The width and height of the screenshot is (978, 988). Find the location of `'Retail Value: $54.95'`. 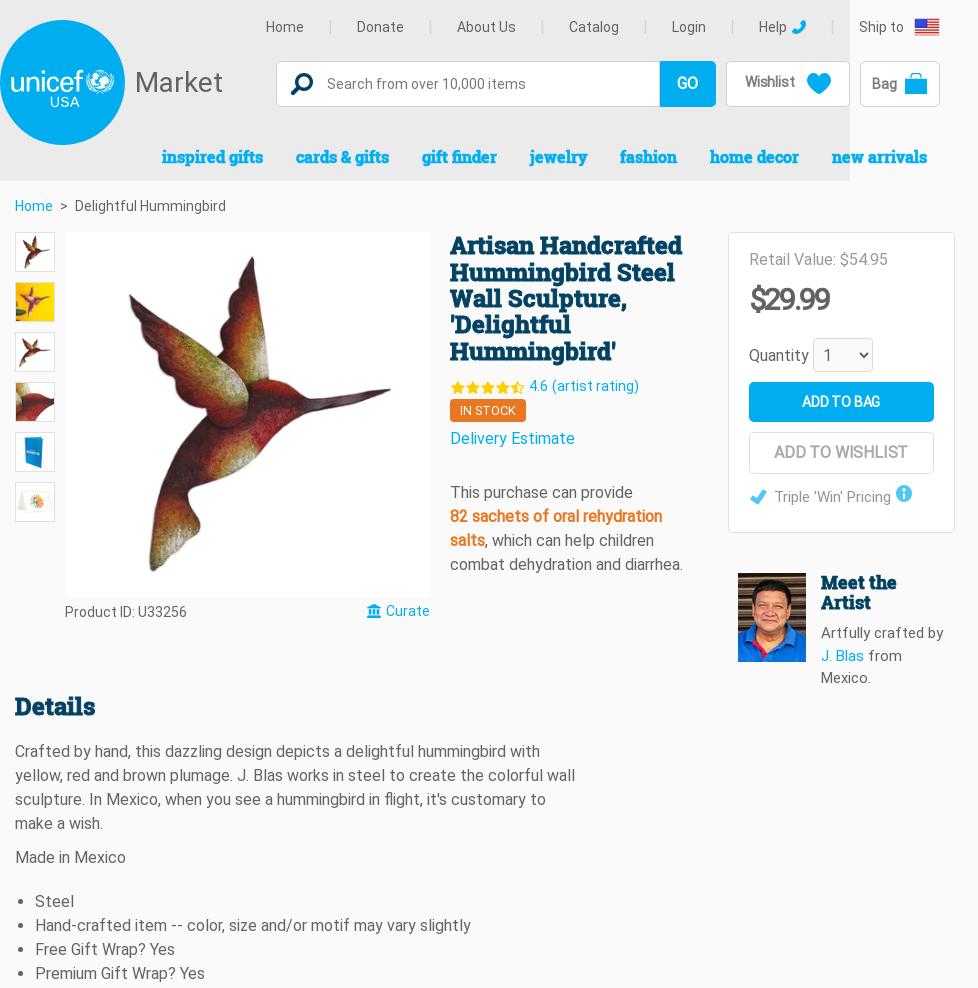

'Retail Value: $54.95' is located at coordinates (746, 258).